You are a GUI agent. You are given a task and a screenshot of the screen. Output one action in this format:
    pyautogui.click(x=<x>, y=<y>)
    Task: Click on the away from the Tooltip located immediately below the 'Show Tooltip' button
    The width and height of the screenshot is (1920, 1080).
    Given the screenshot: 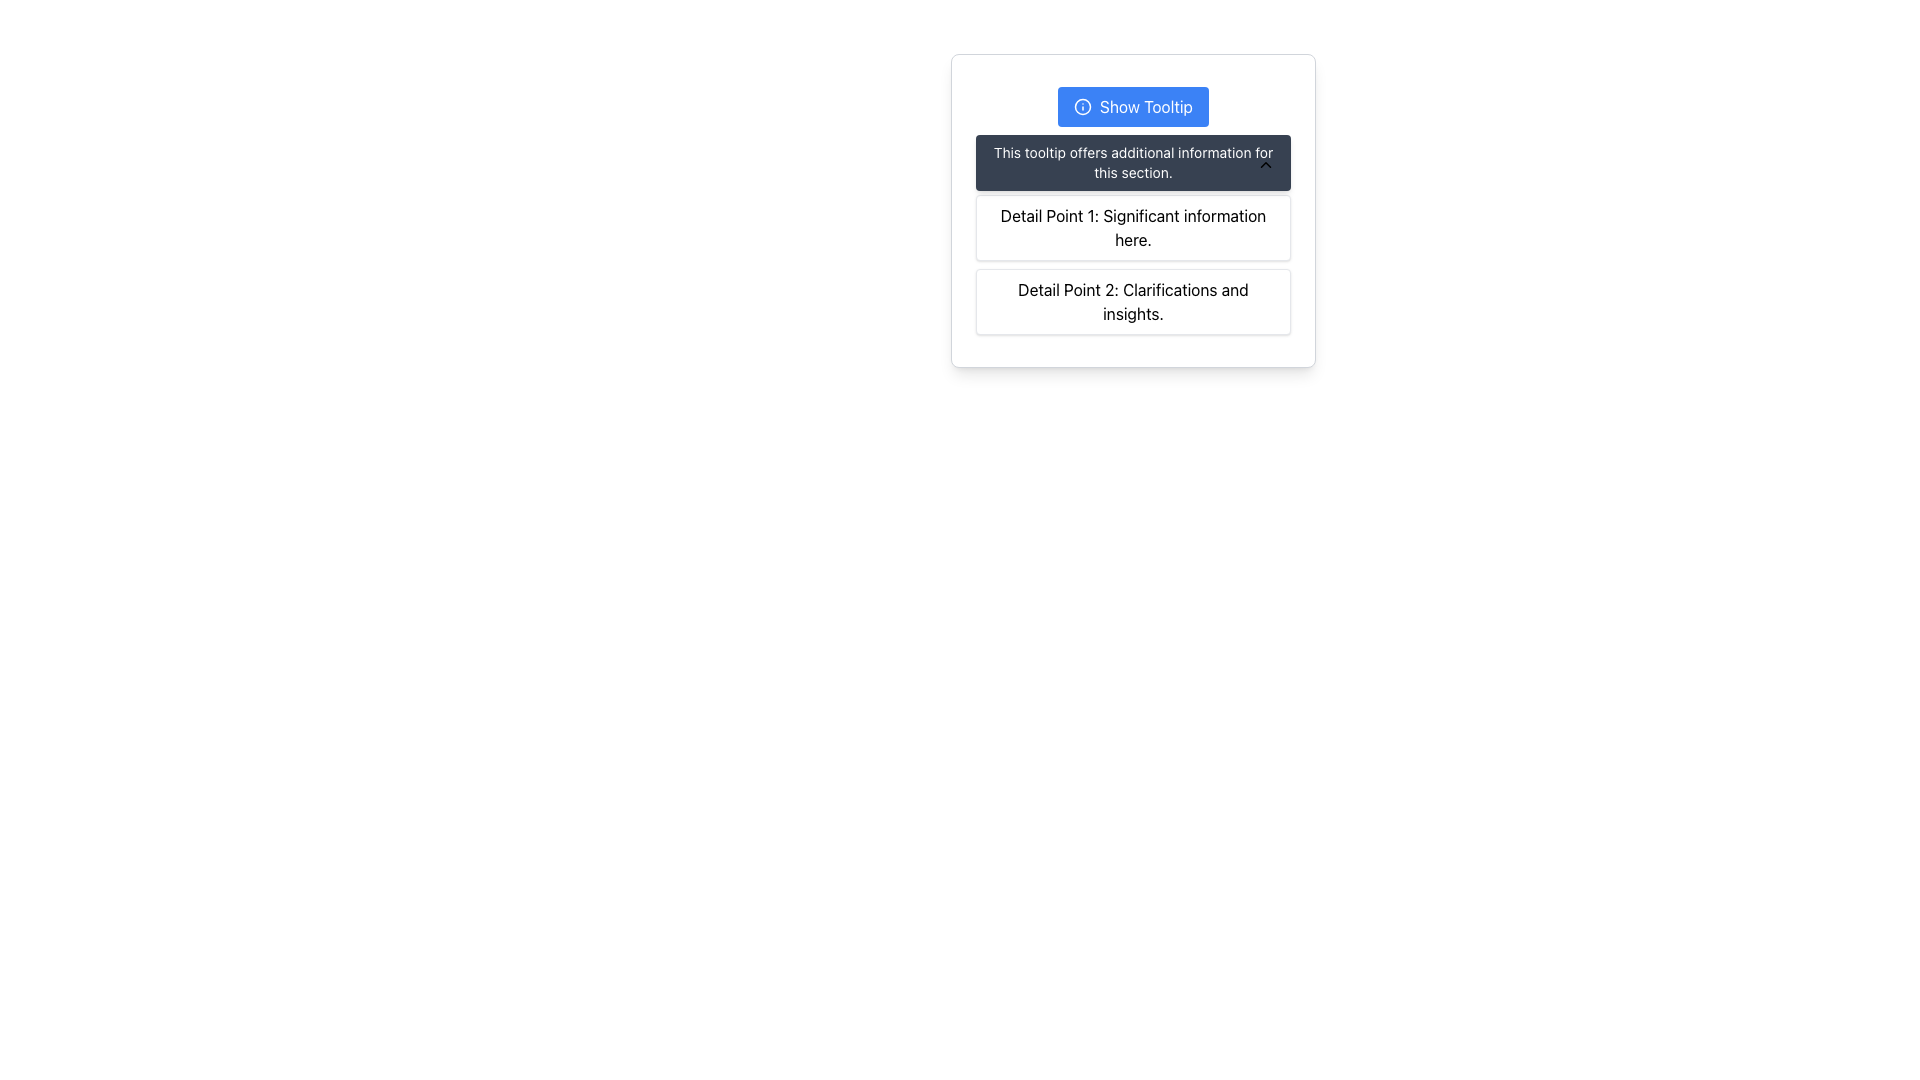 What is the action you would take?
    pyautogui.click(x=1133, y=161)
    